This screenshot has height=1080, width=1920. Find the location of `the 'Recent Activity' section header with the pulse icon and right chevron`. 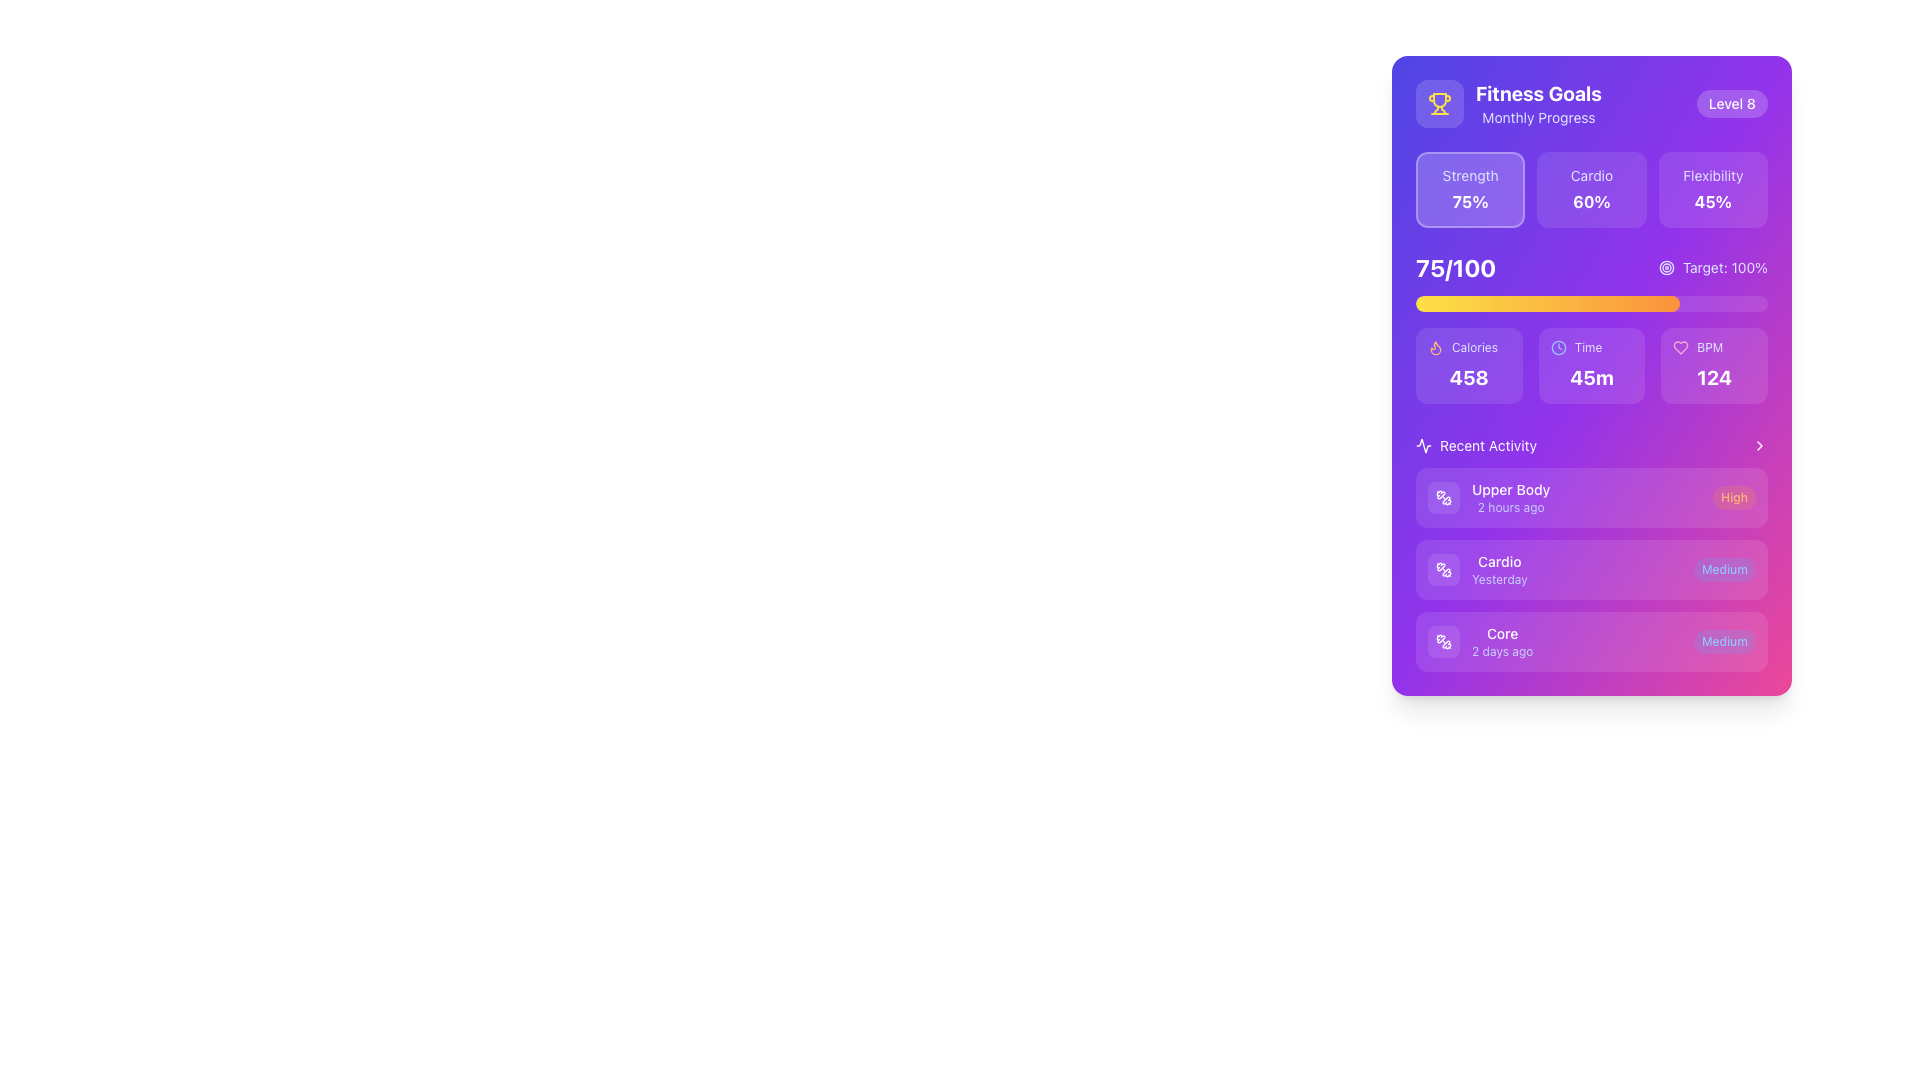

the 'Recent Activity' section header with the pulse icon and right chevron is located at coordinates (1591, 445).